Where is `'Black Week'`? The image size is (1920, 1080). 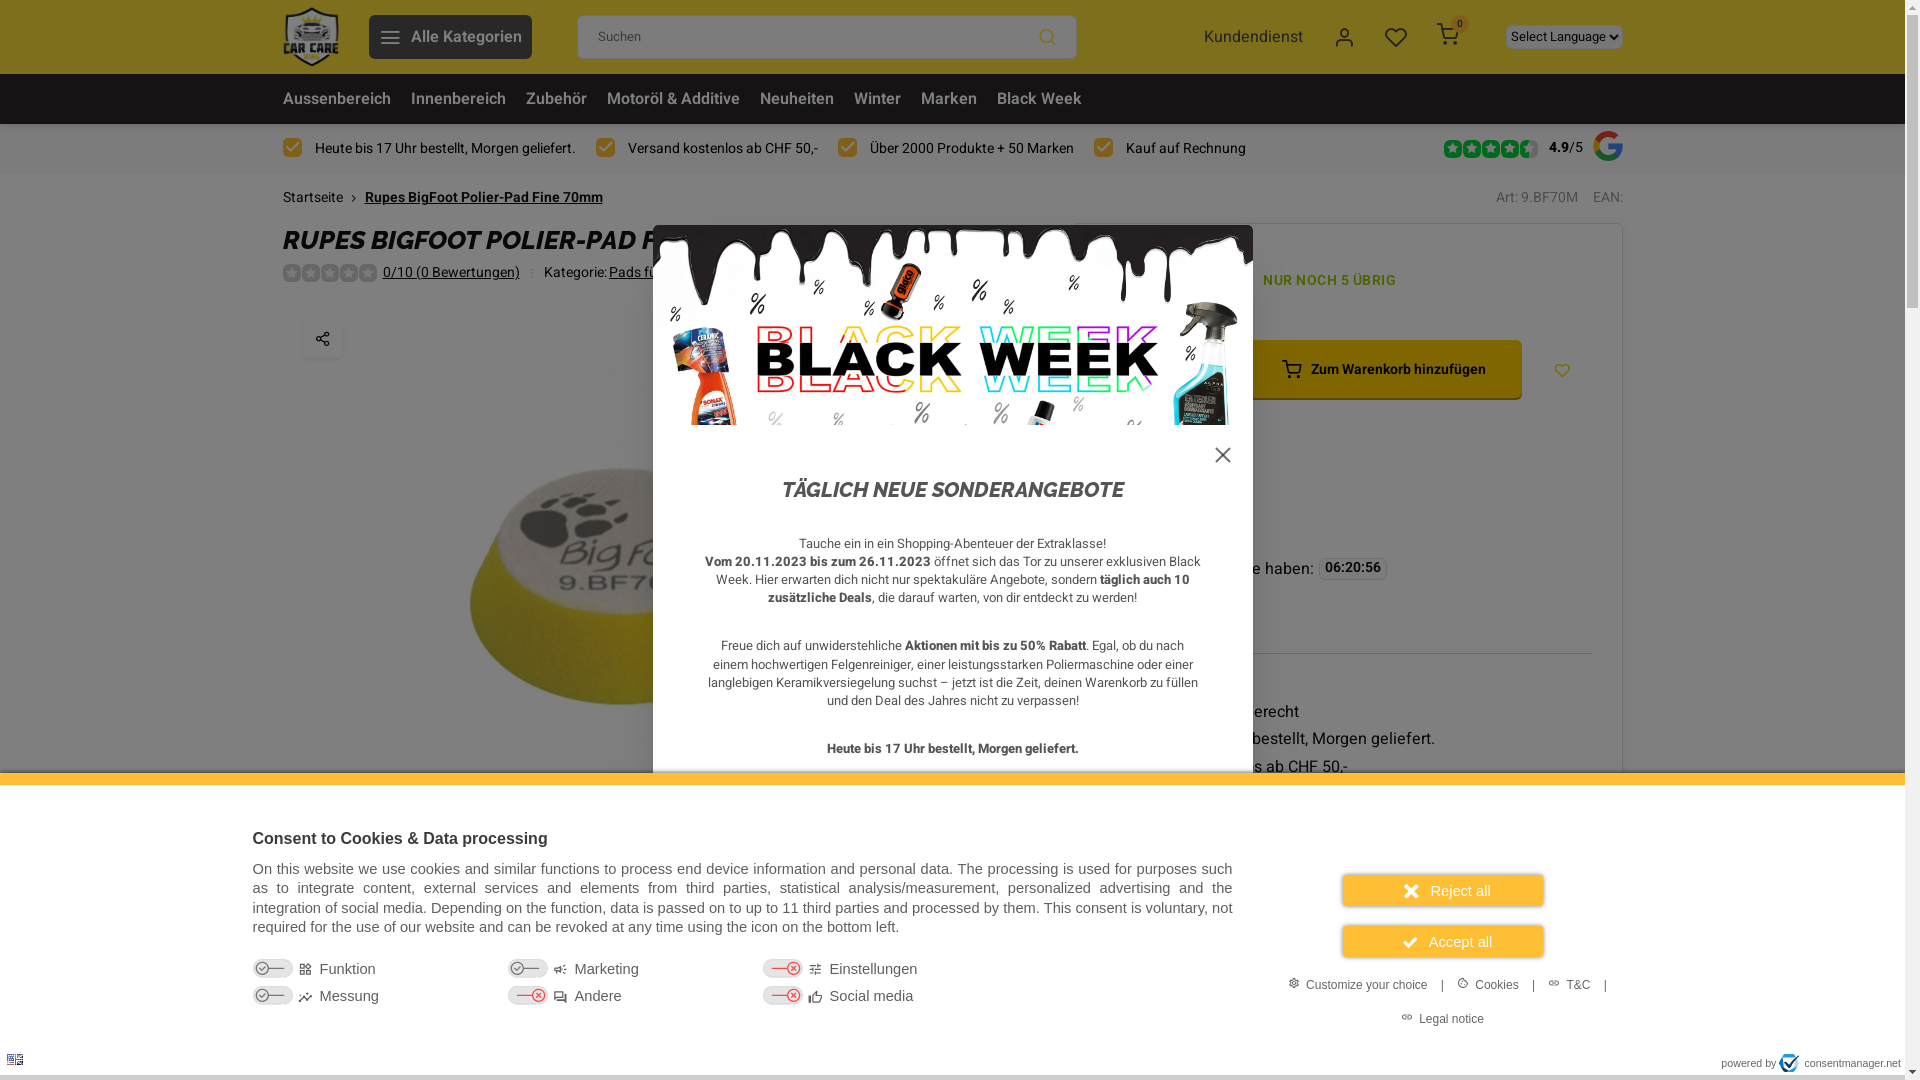 'Black Week' is located at coordinates (1038, 99).